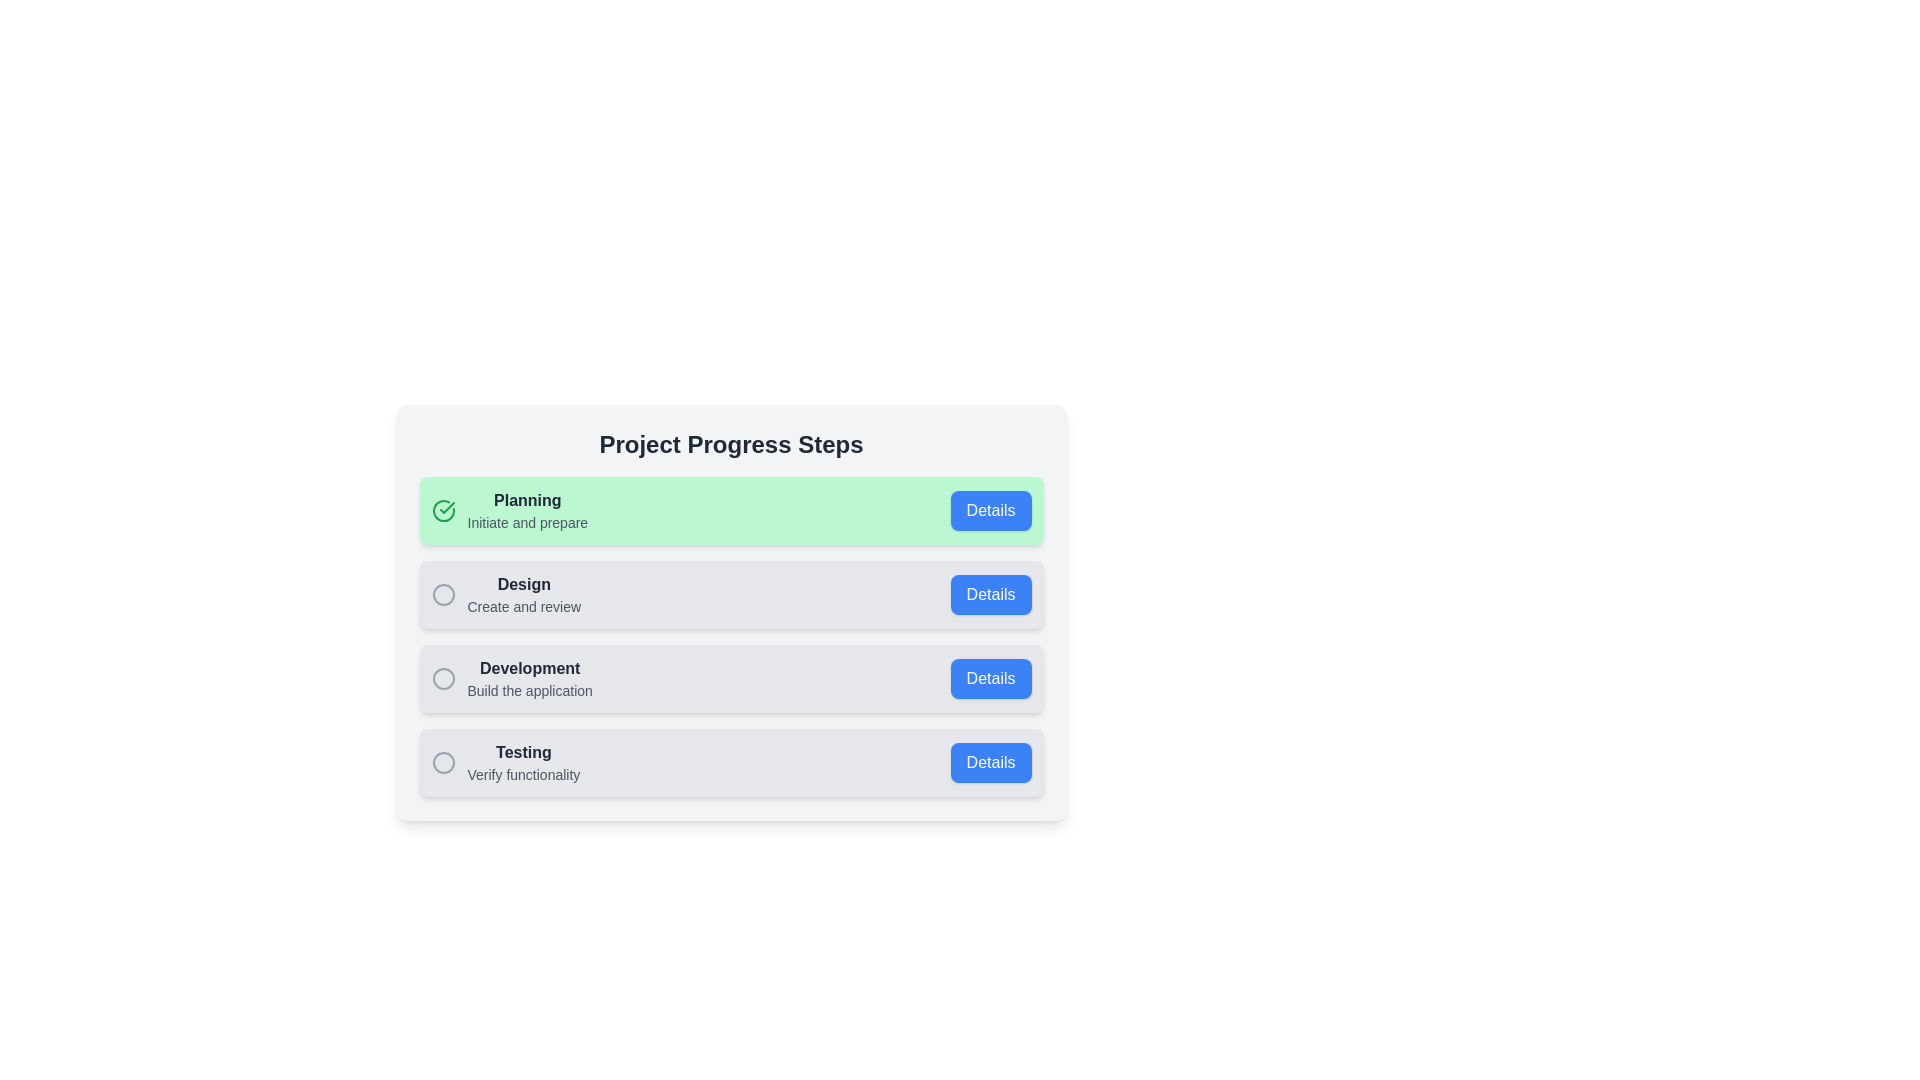 The height and width of the screenshot is (1080, 1920). I want to click on 'Details' button for the Testing step, so click(990, 763).